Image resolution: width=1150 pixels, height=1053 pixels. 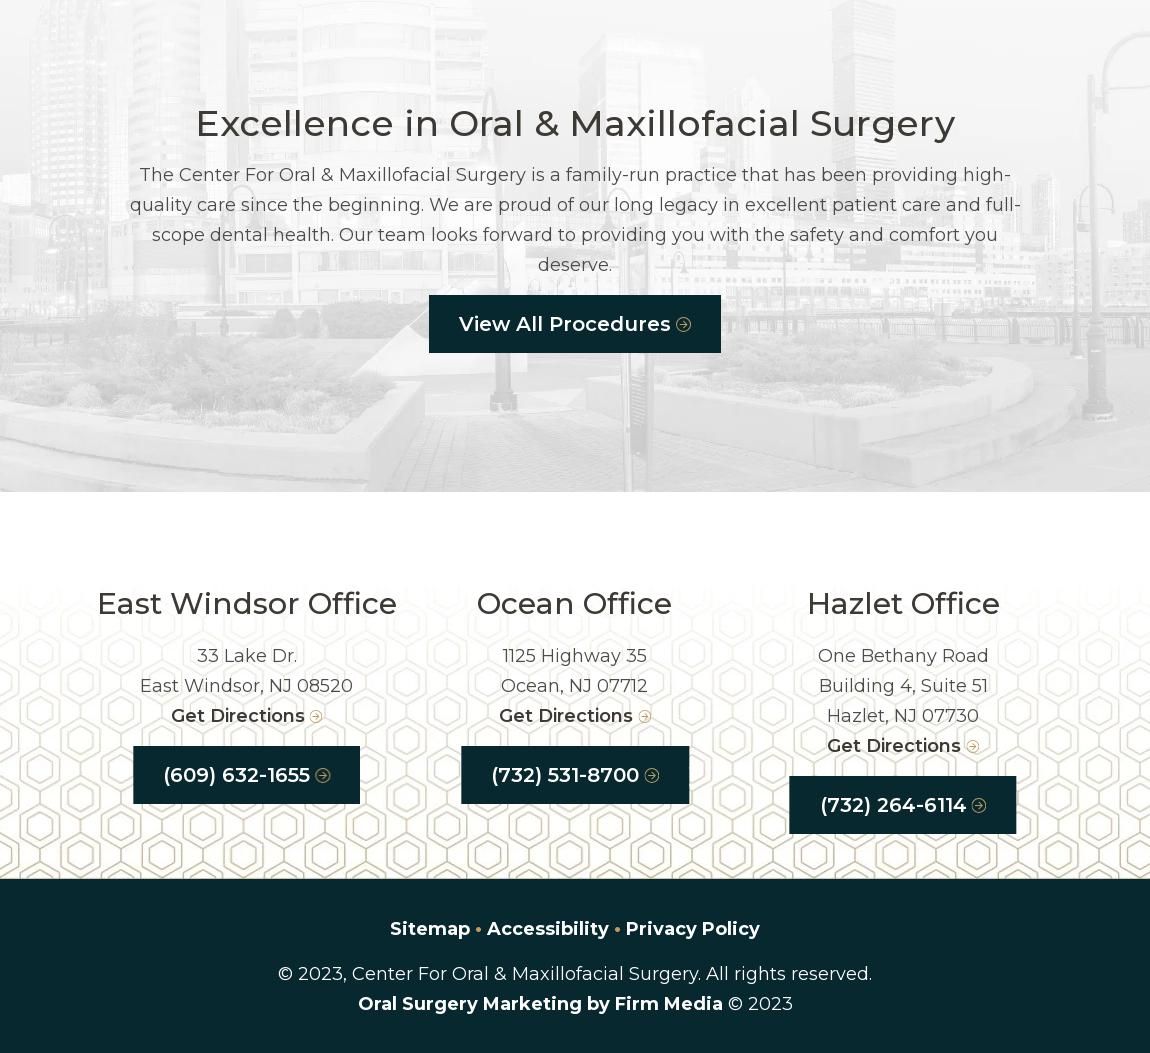 I want to click on '(732) 264-6114', so click(x=892, y=805).